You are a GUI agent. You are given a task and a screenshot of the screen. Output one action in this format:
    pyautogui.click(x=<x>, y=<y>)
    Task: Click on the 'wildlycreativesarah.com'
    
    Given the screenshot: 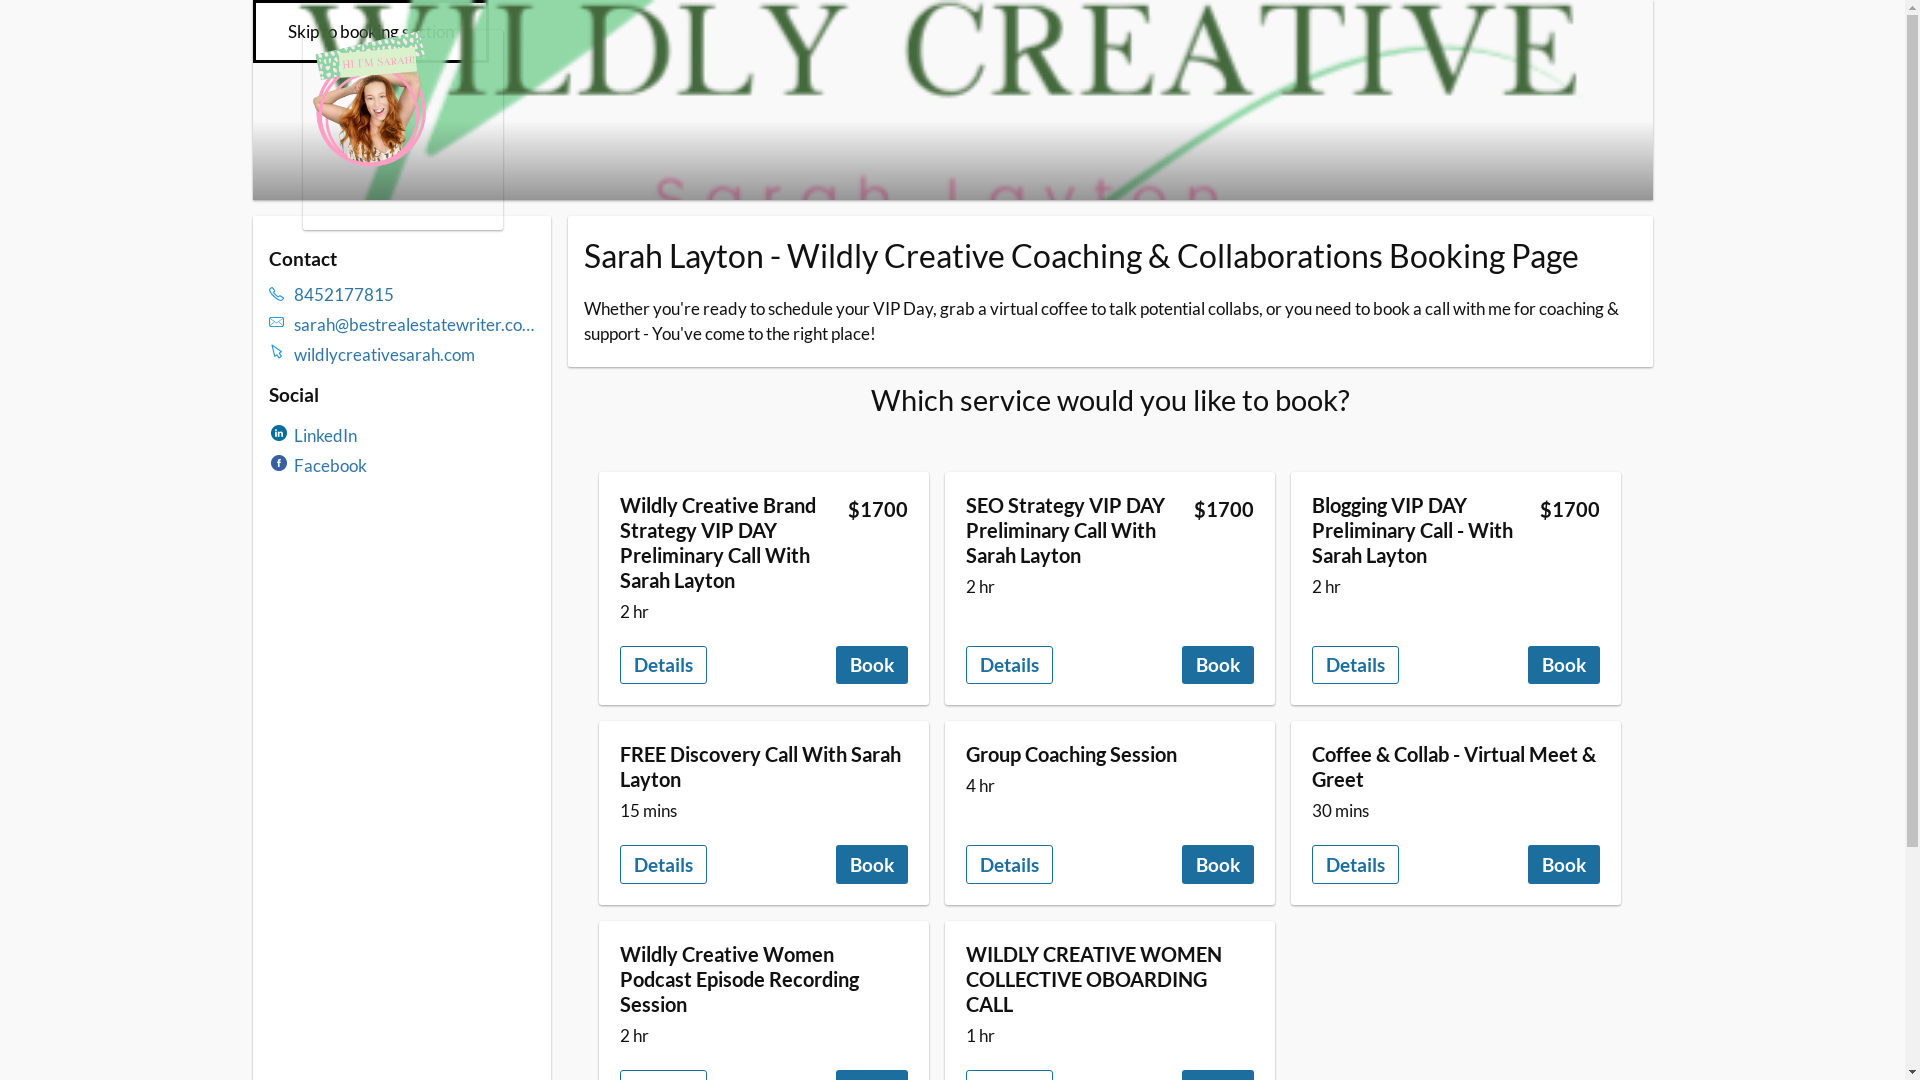 What is the action you would take?
    pyautogui.click(x=413, y=353)
    